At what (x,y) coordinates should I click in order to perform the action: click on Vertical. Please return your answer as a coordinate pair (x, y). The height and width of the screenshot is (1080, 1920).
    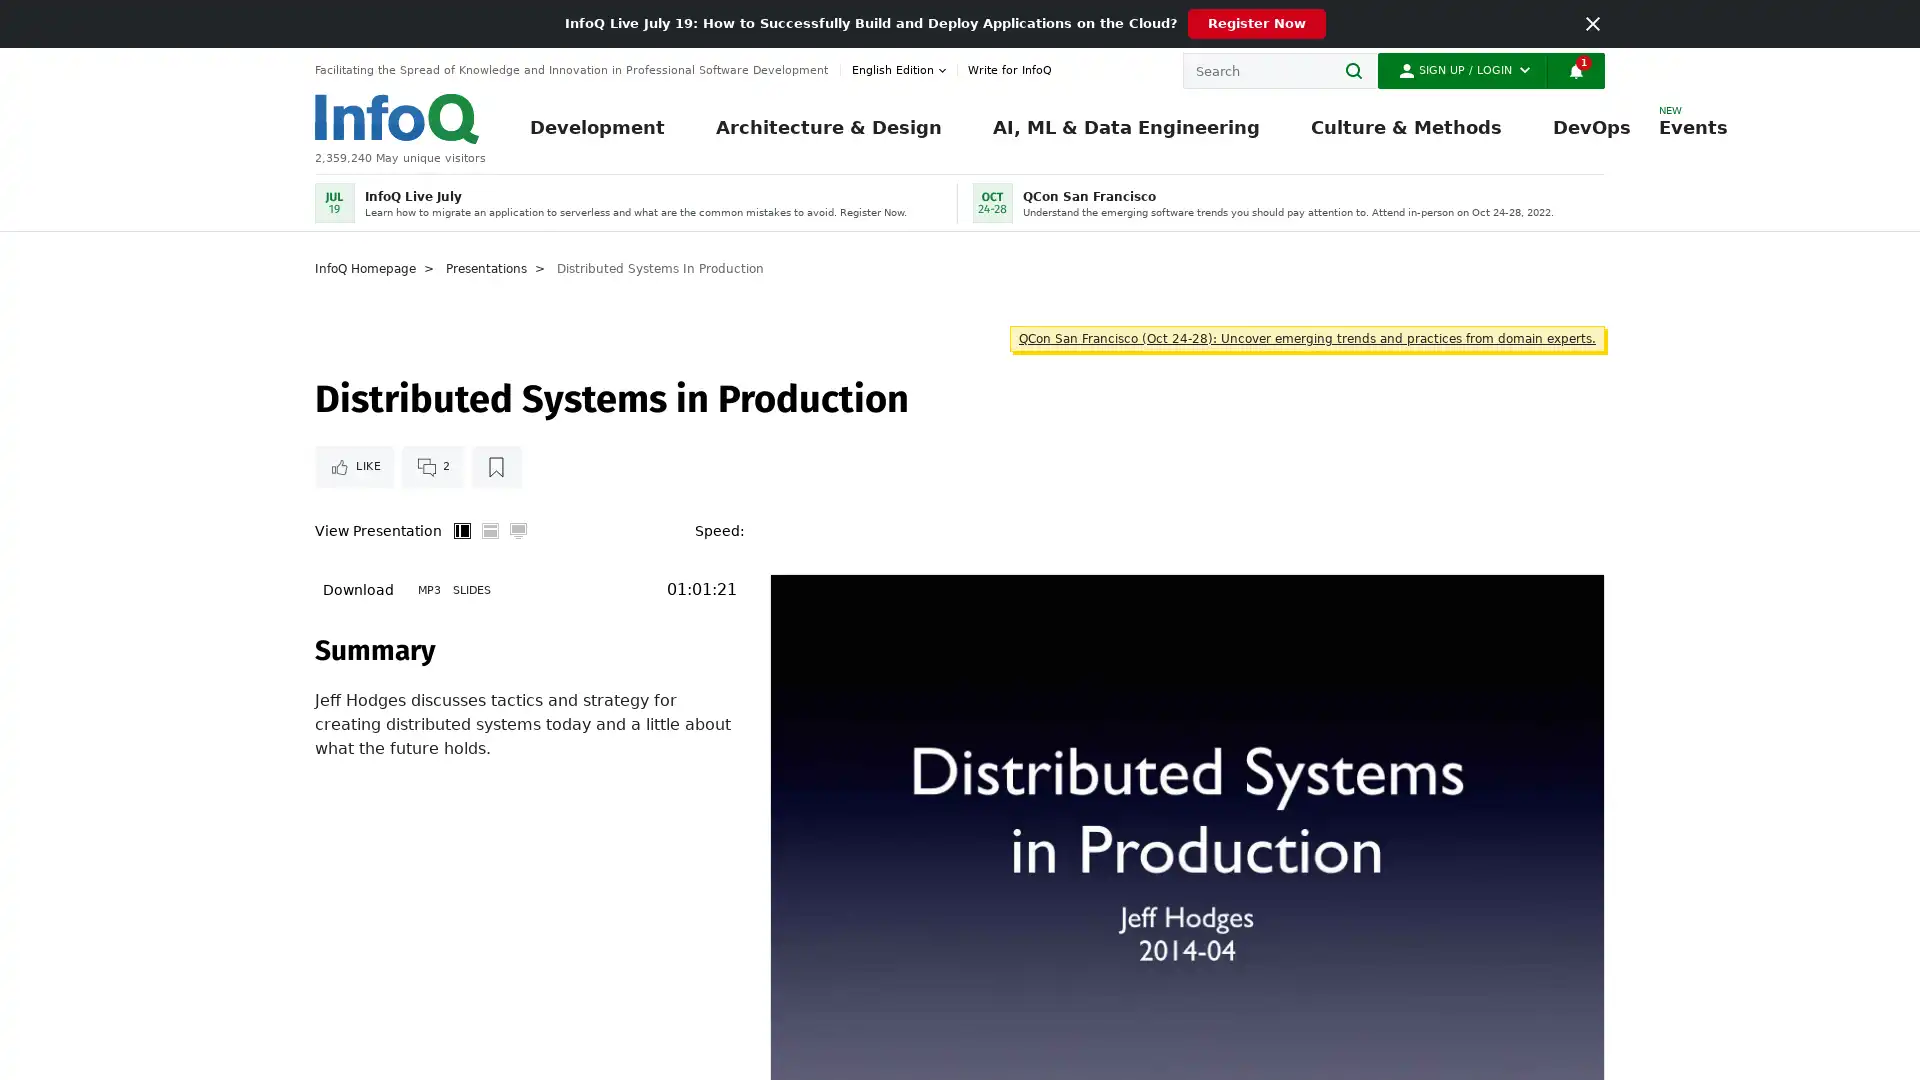
    Looking at the image, I should click on (460, 556).